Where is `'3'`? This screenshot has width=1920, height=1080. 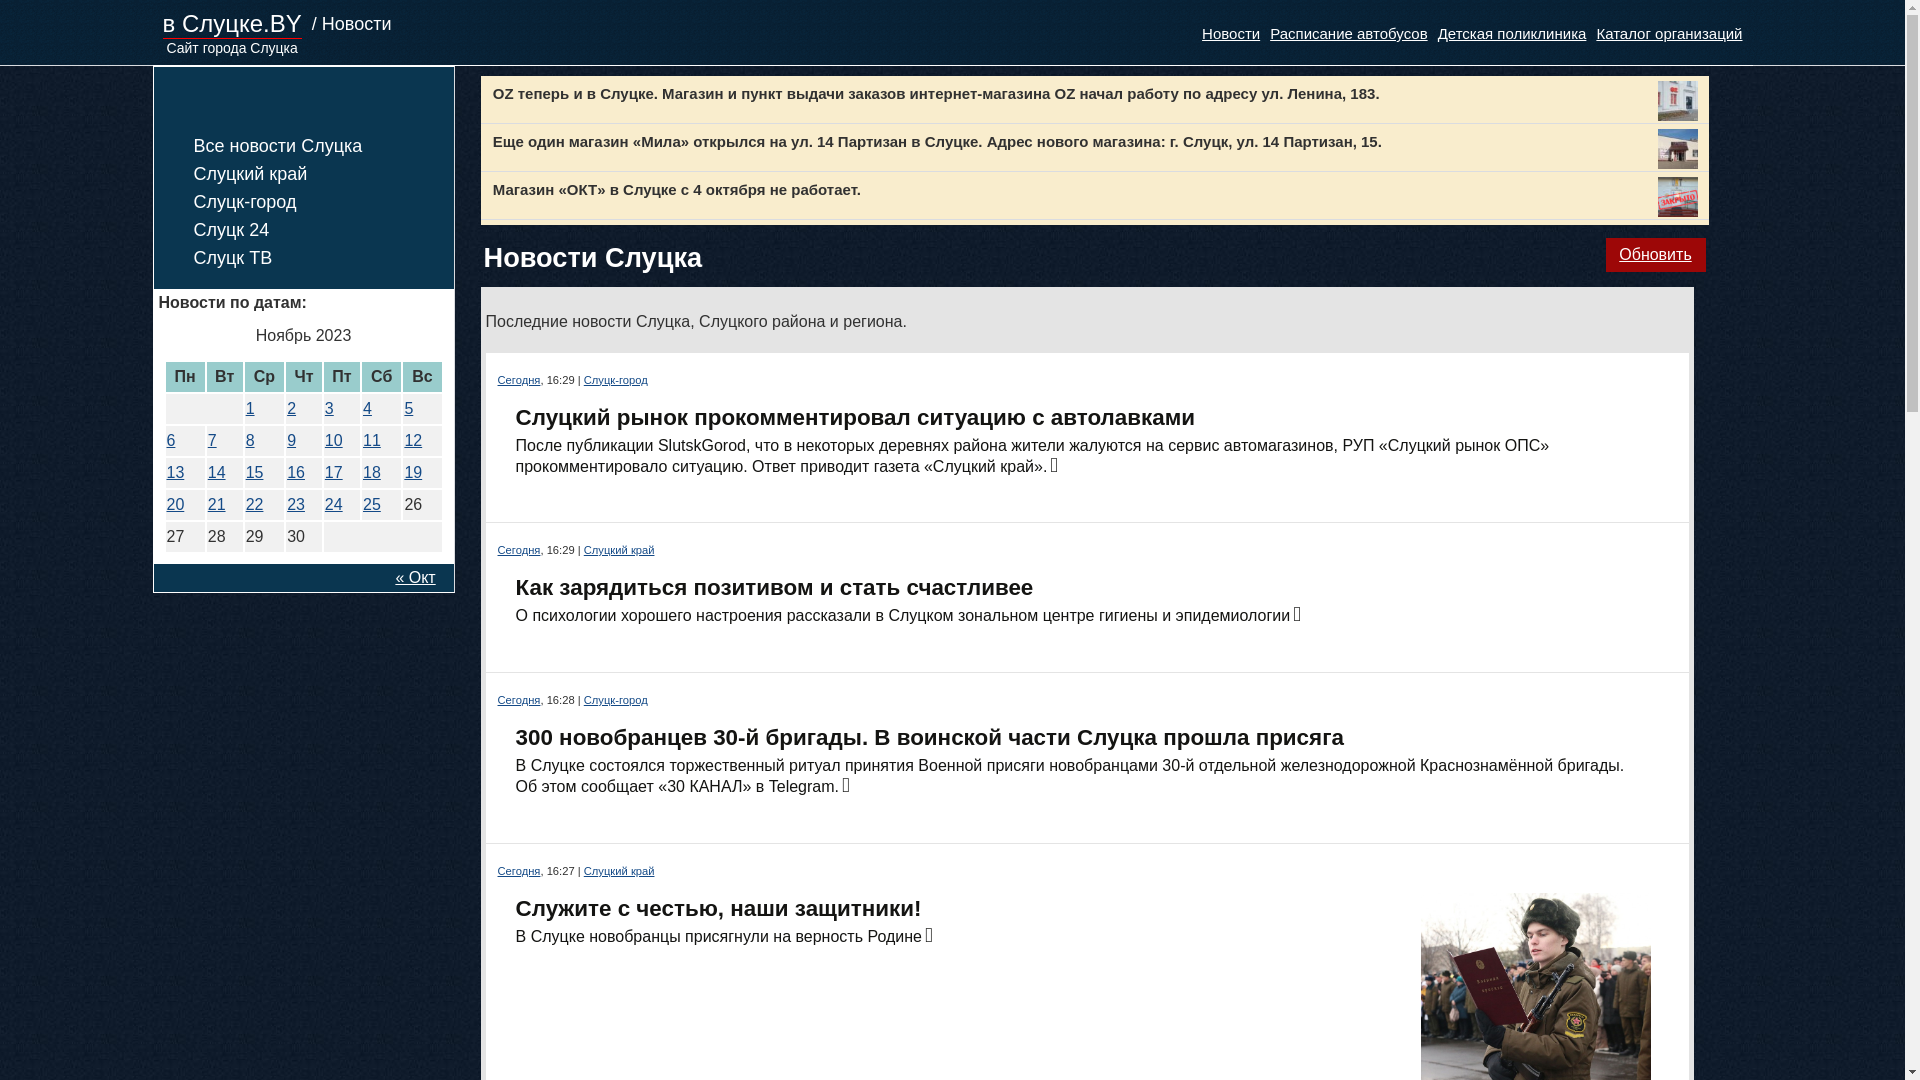
'3' is located at coordinates (329, 407).